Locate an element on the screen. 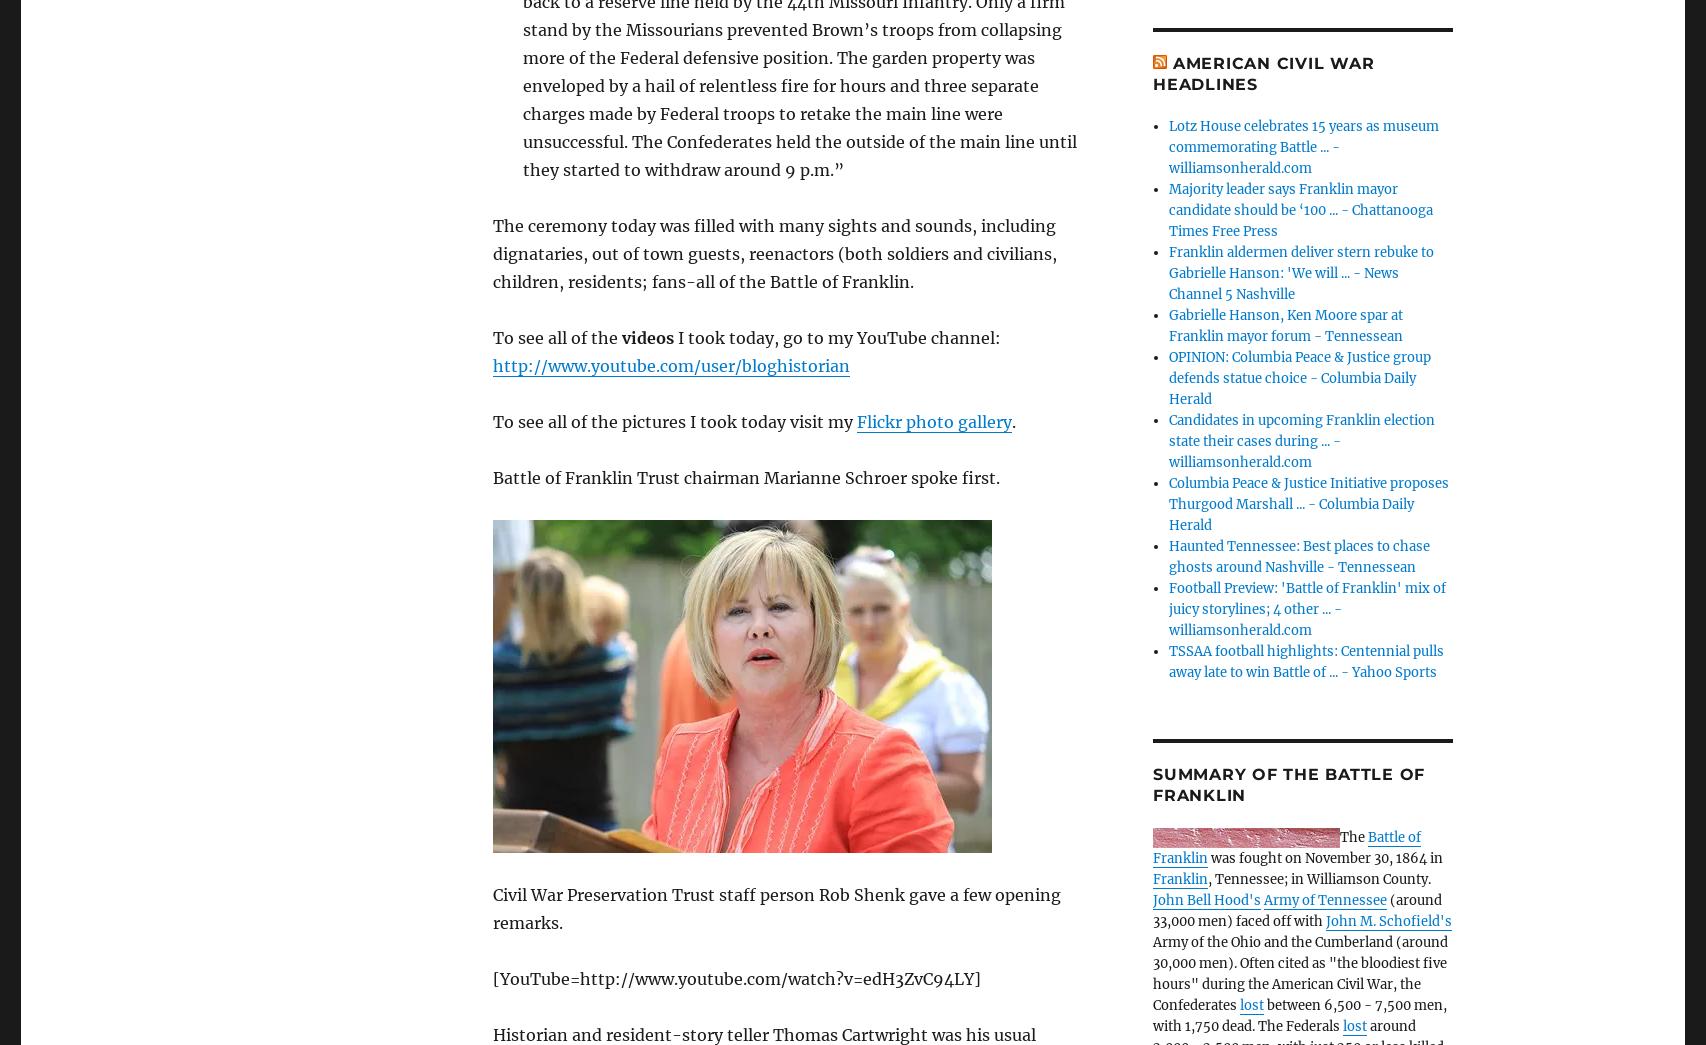 The height and width of the screenshot is (1045, 1706). 'Summary of the Battle of Franklin' is located at coordinates (1288, 785).